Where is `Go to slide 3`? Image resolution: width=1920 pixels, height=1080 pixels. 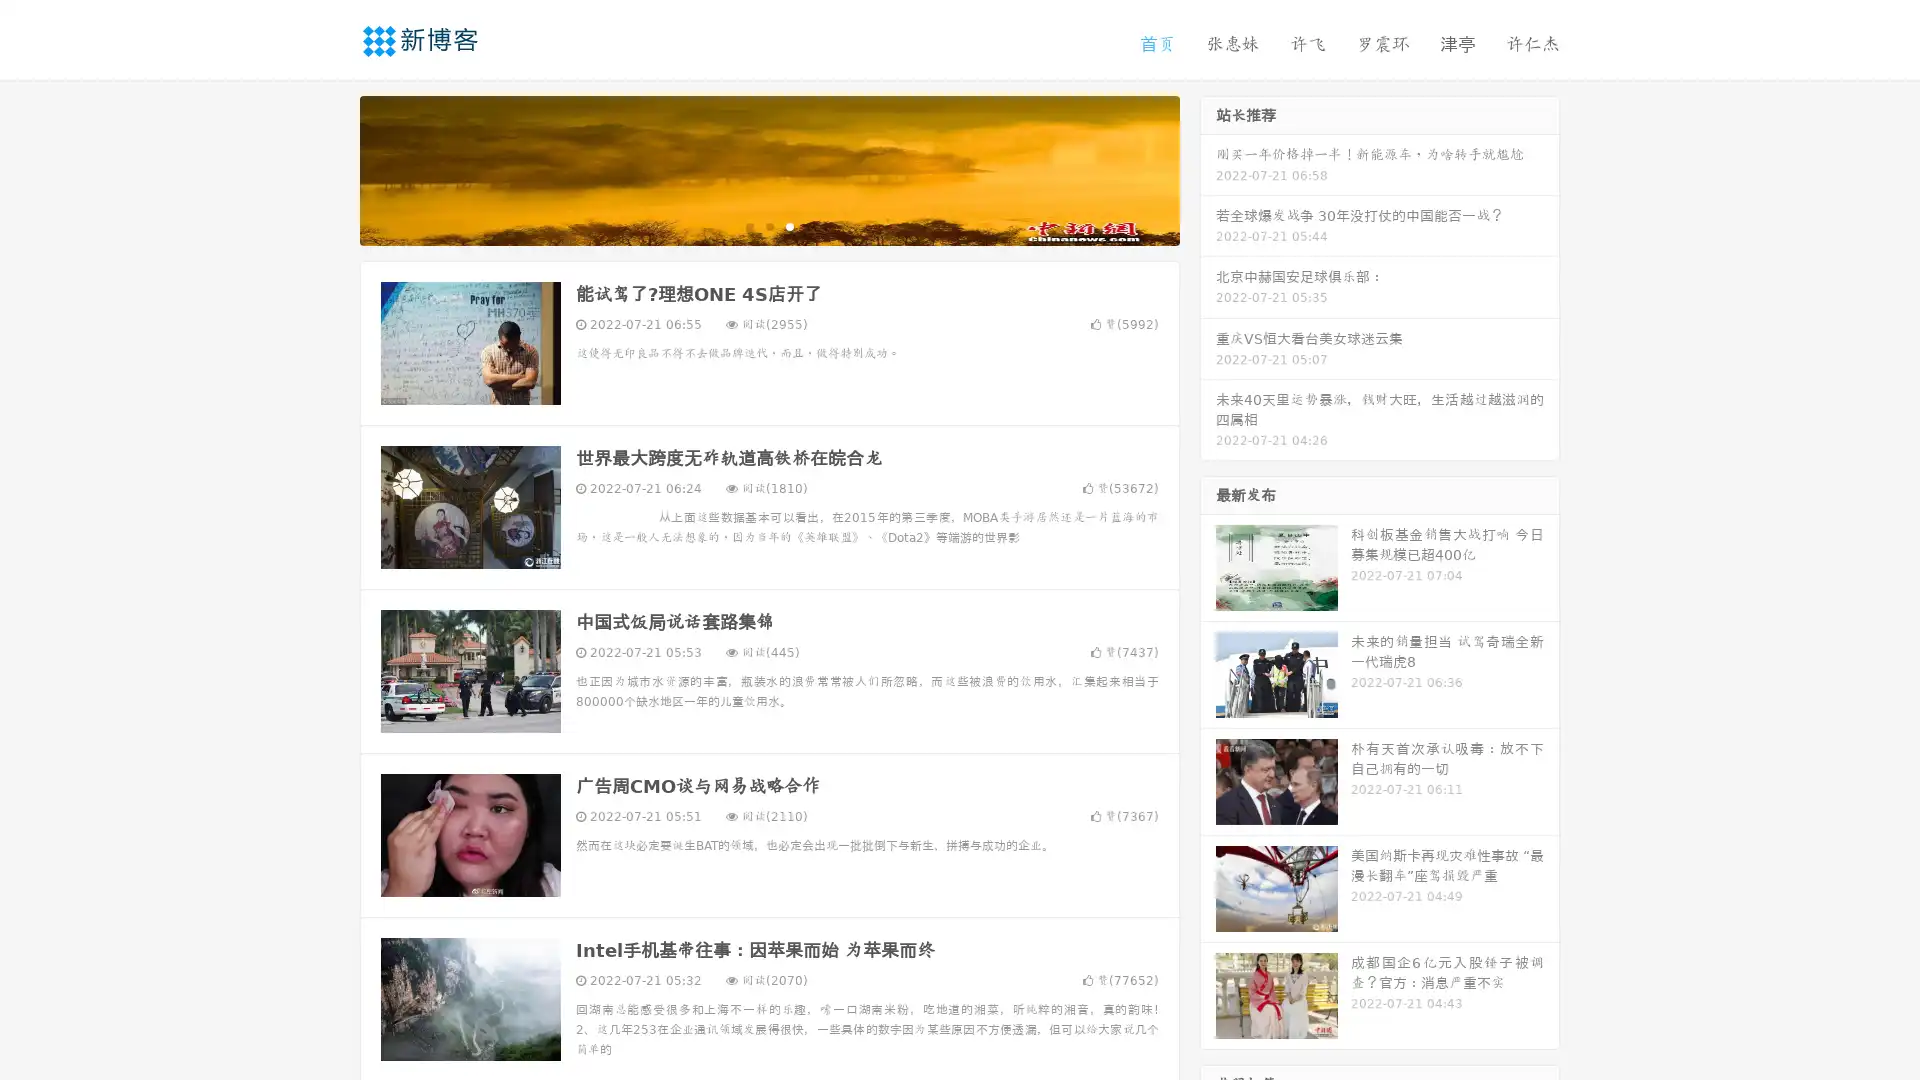
Go to slide 3 is located at coordinates (789, 225).